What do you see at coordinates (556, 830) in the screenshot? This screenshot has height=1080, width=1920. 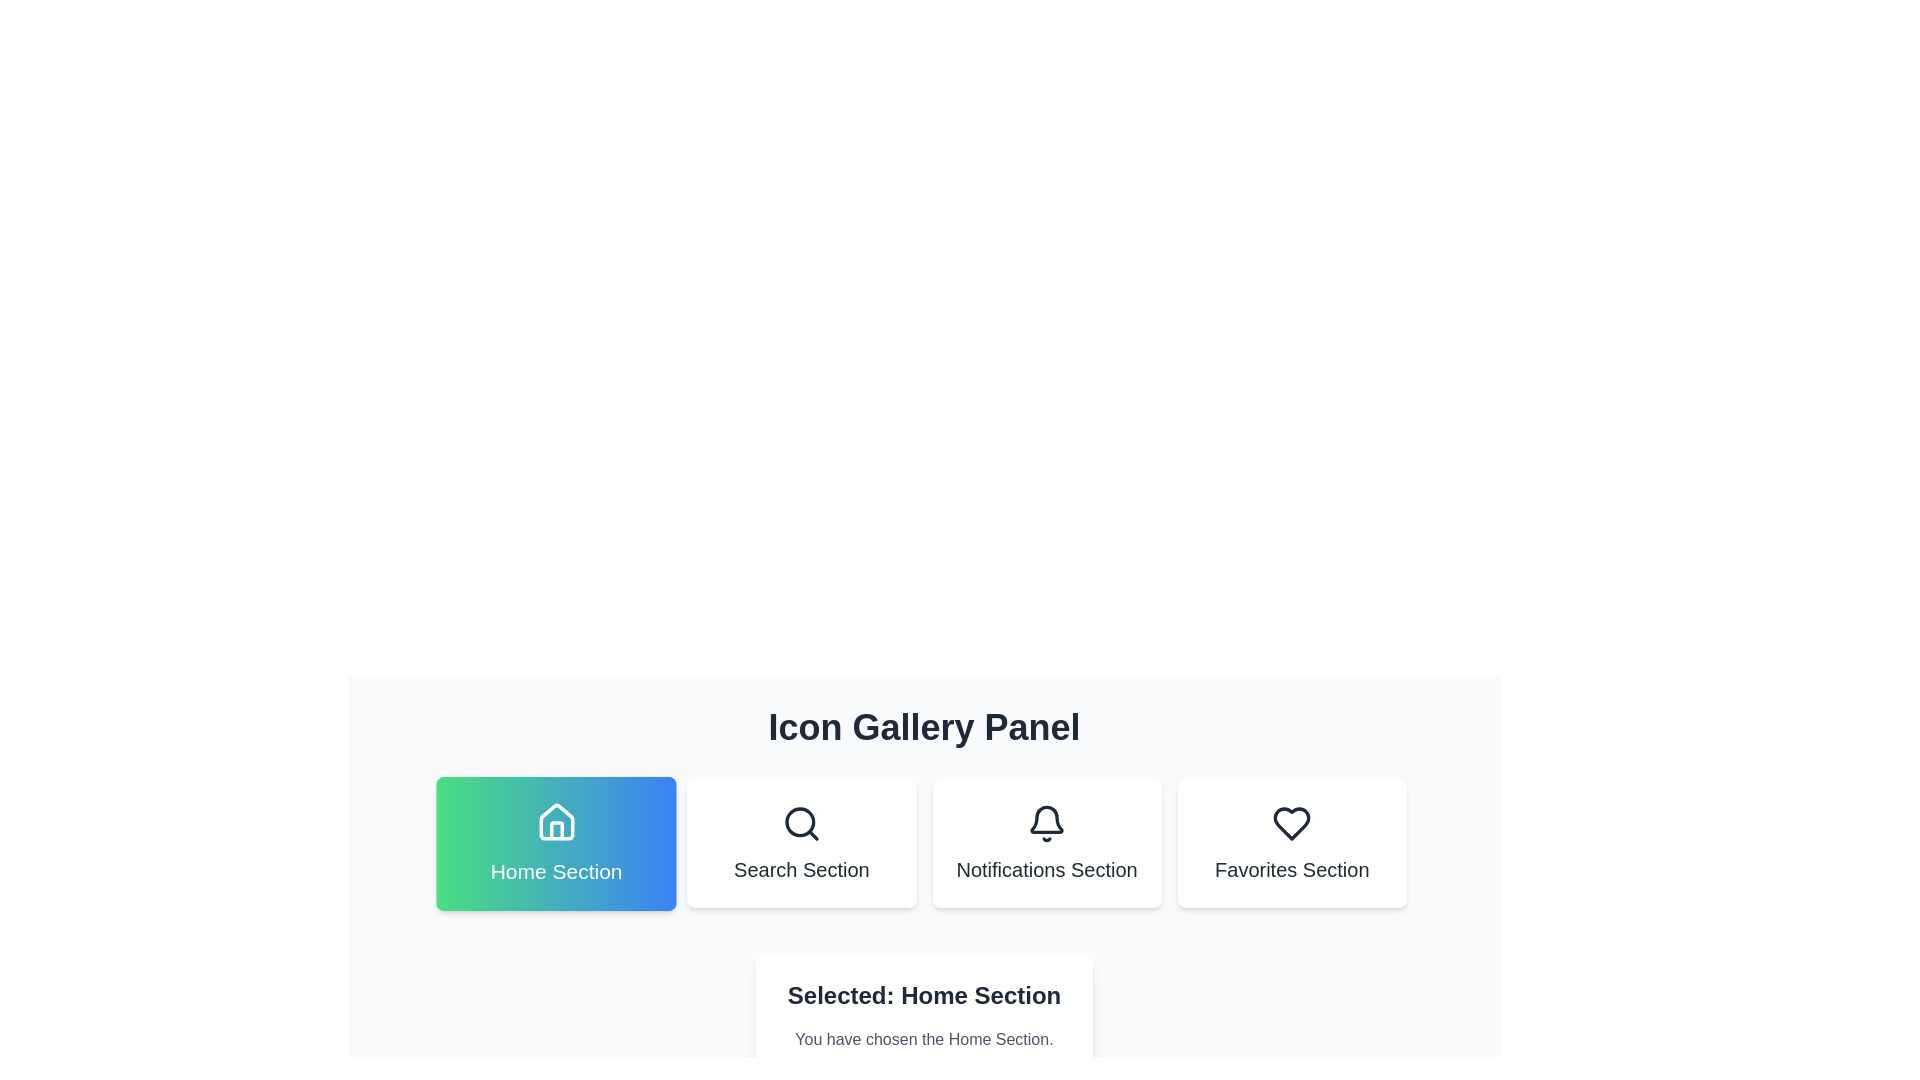 I see `the small vertical rectangle located within the lower part of the house icon in the 'Home Section' button` at bounding box center [556, 830].